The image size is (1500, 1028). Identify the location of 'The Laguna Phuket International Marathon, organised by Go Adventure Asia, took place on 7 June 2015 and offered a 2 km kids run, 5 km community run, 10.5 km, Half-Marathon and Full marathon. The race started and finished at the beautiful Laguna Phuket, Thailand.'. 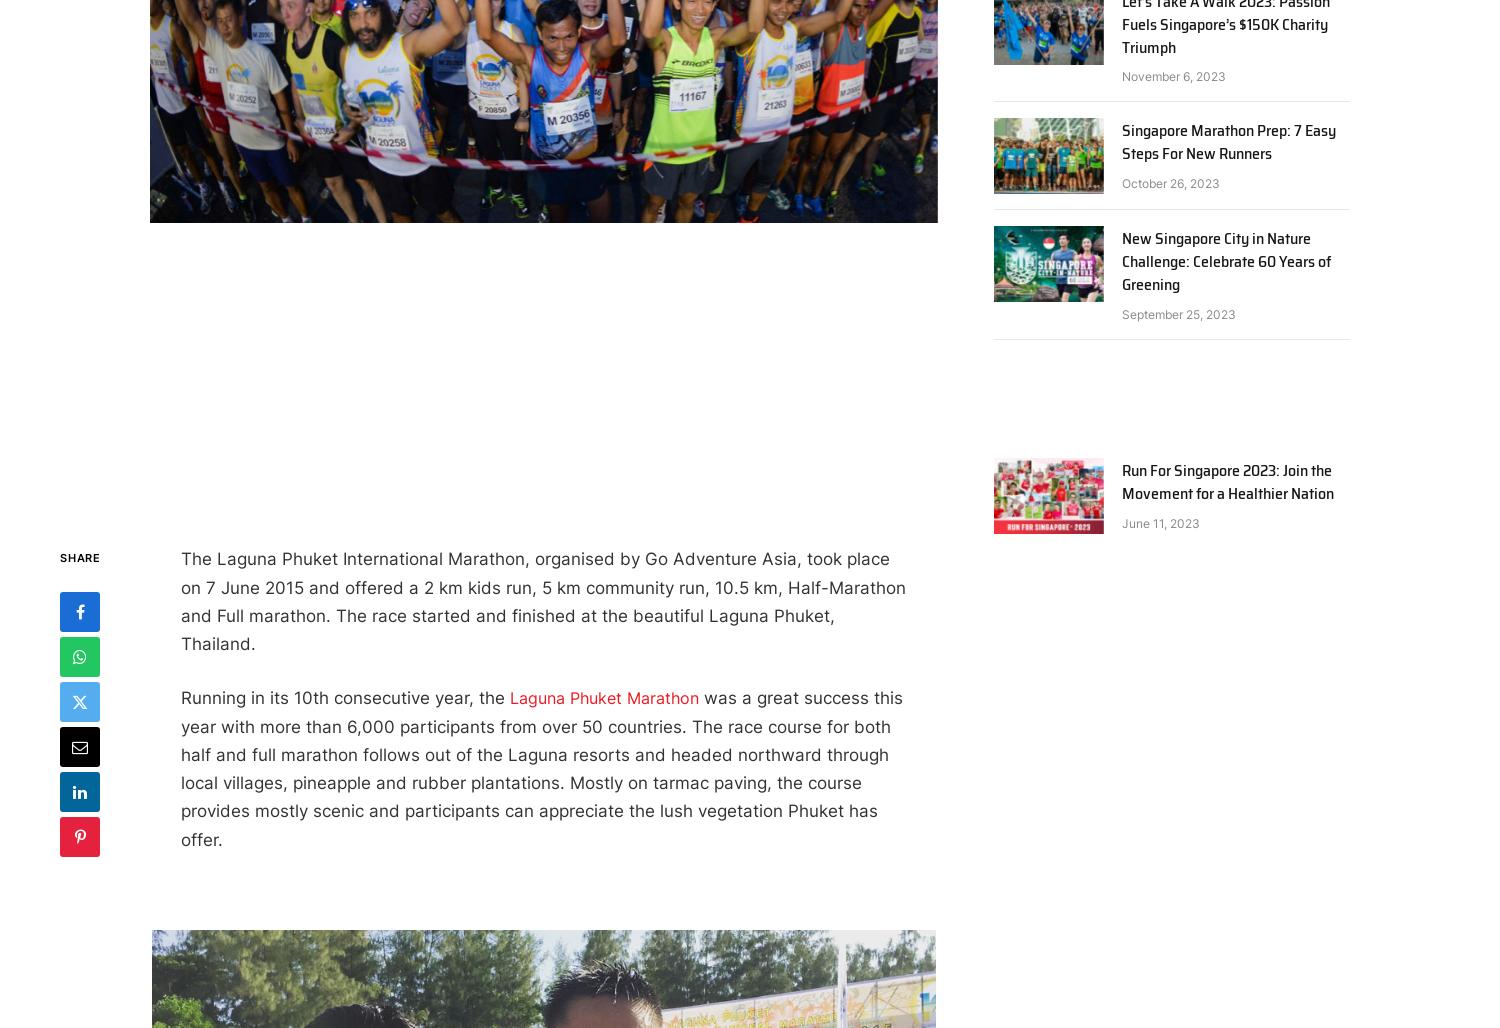
(543, 600).